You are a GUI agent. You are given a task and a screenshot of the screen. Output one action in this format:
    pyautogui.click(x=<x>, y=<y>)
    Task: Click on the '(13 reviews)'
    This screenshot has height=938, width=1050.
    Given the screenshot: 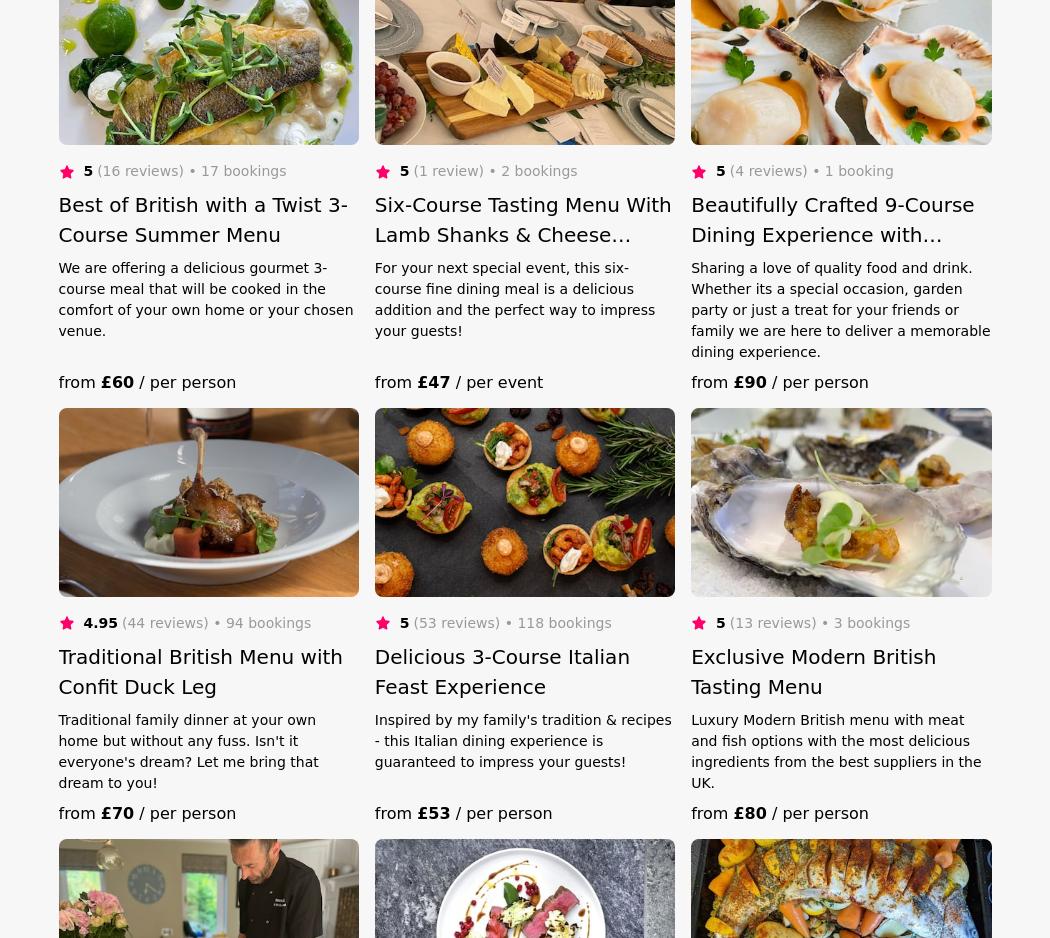 What is the action you would take?
    pyautogui.click(x=772, y=621)
    